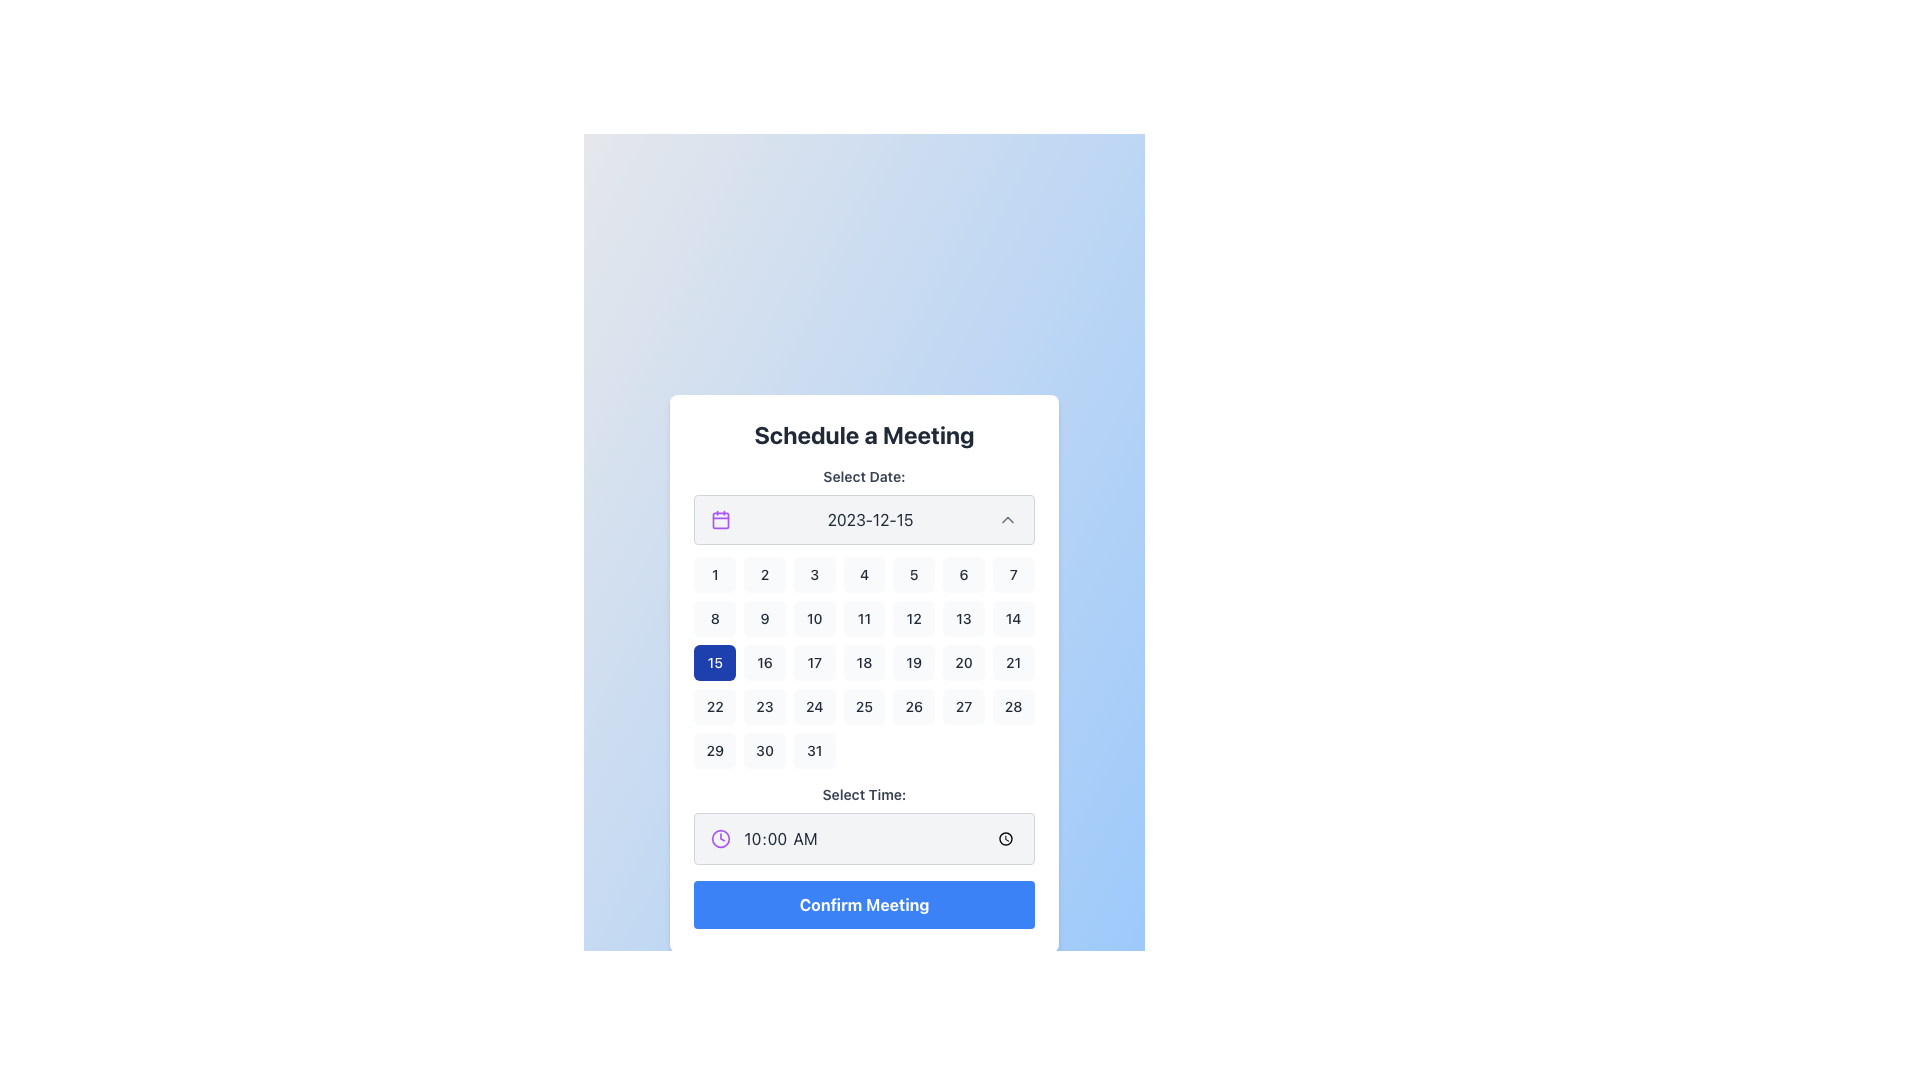  Describe the element at coordinates (1013, 705) in the screenshot. I see `the button representing the date '28' in the calendar date-picker component` at that location.